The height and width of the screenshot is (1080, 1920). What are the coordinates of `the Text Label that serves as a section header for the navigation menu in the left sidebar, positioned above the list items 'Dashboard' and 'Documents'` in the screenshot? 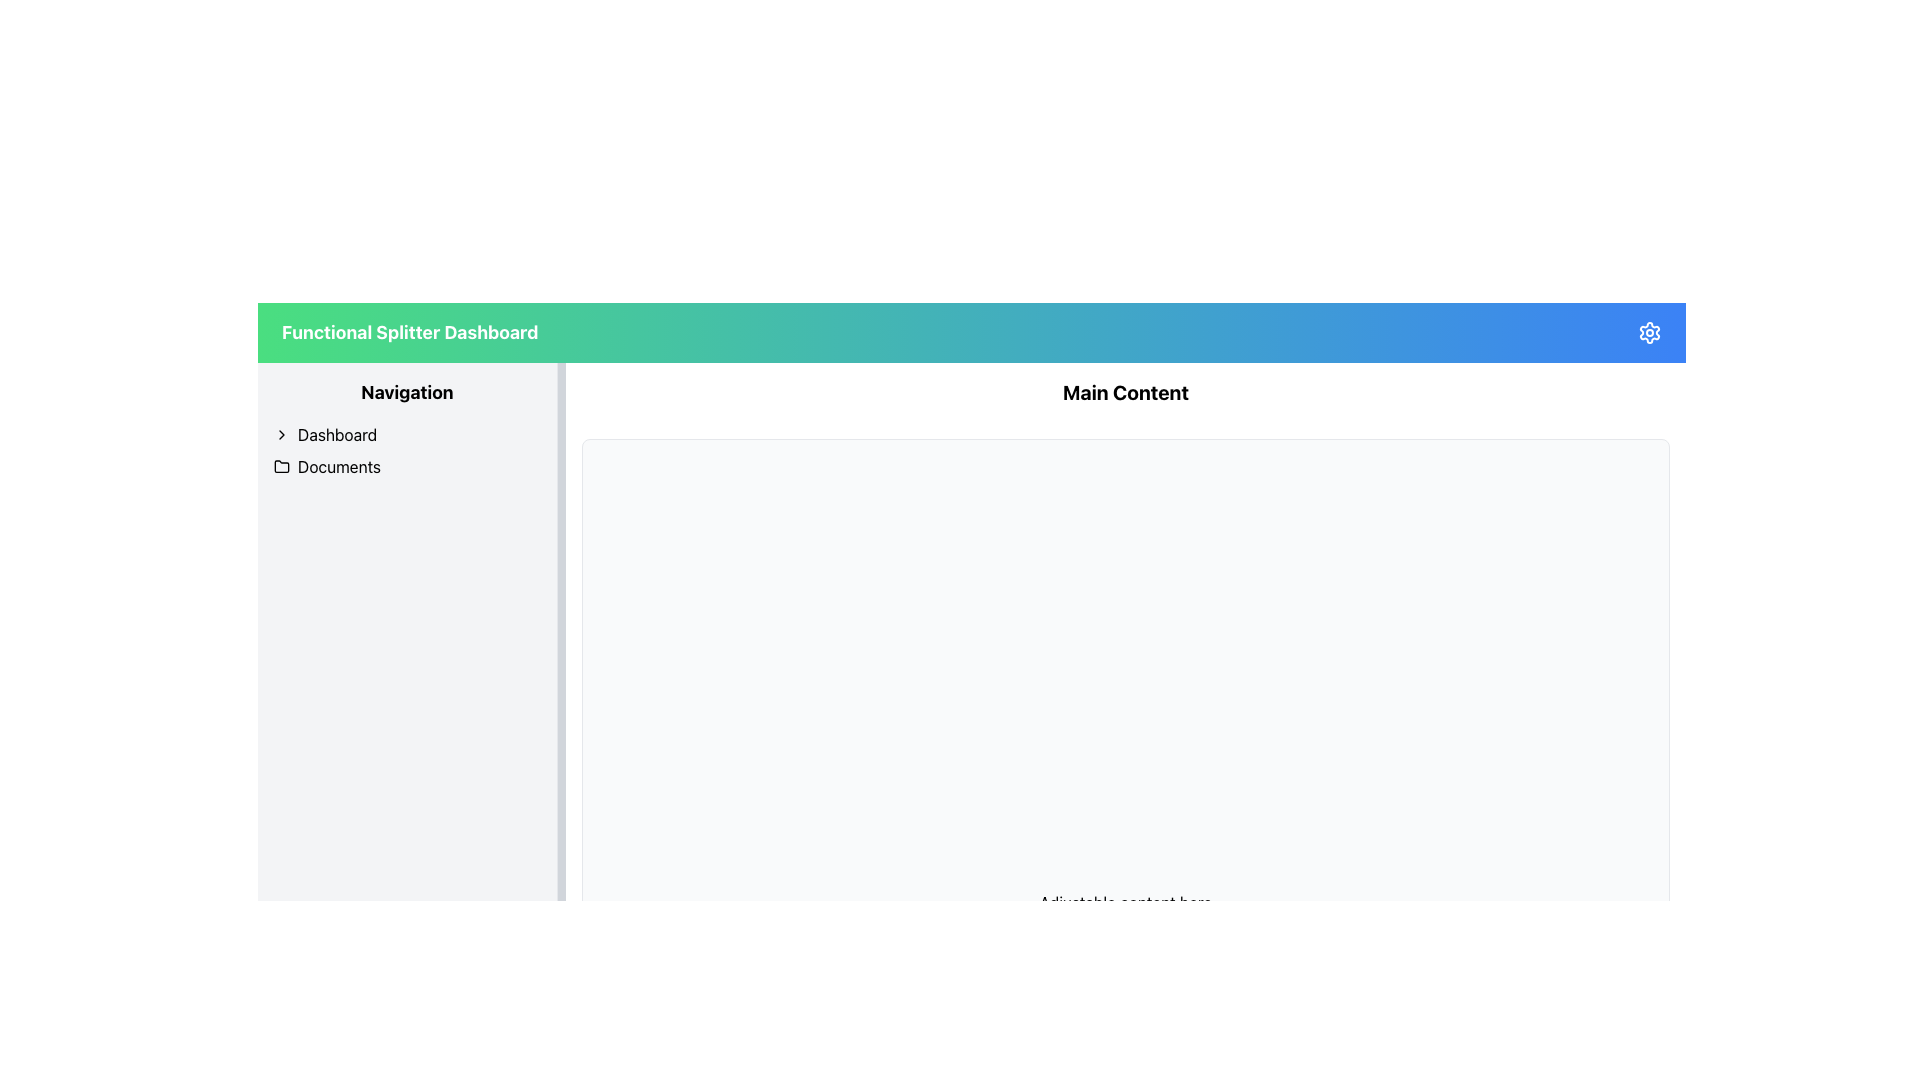 It's located at (406, 393).